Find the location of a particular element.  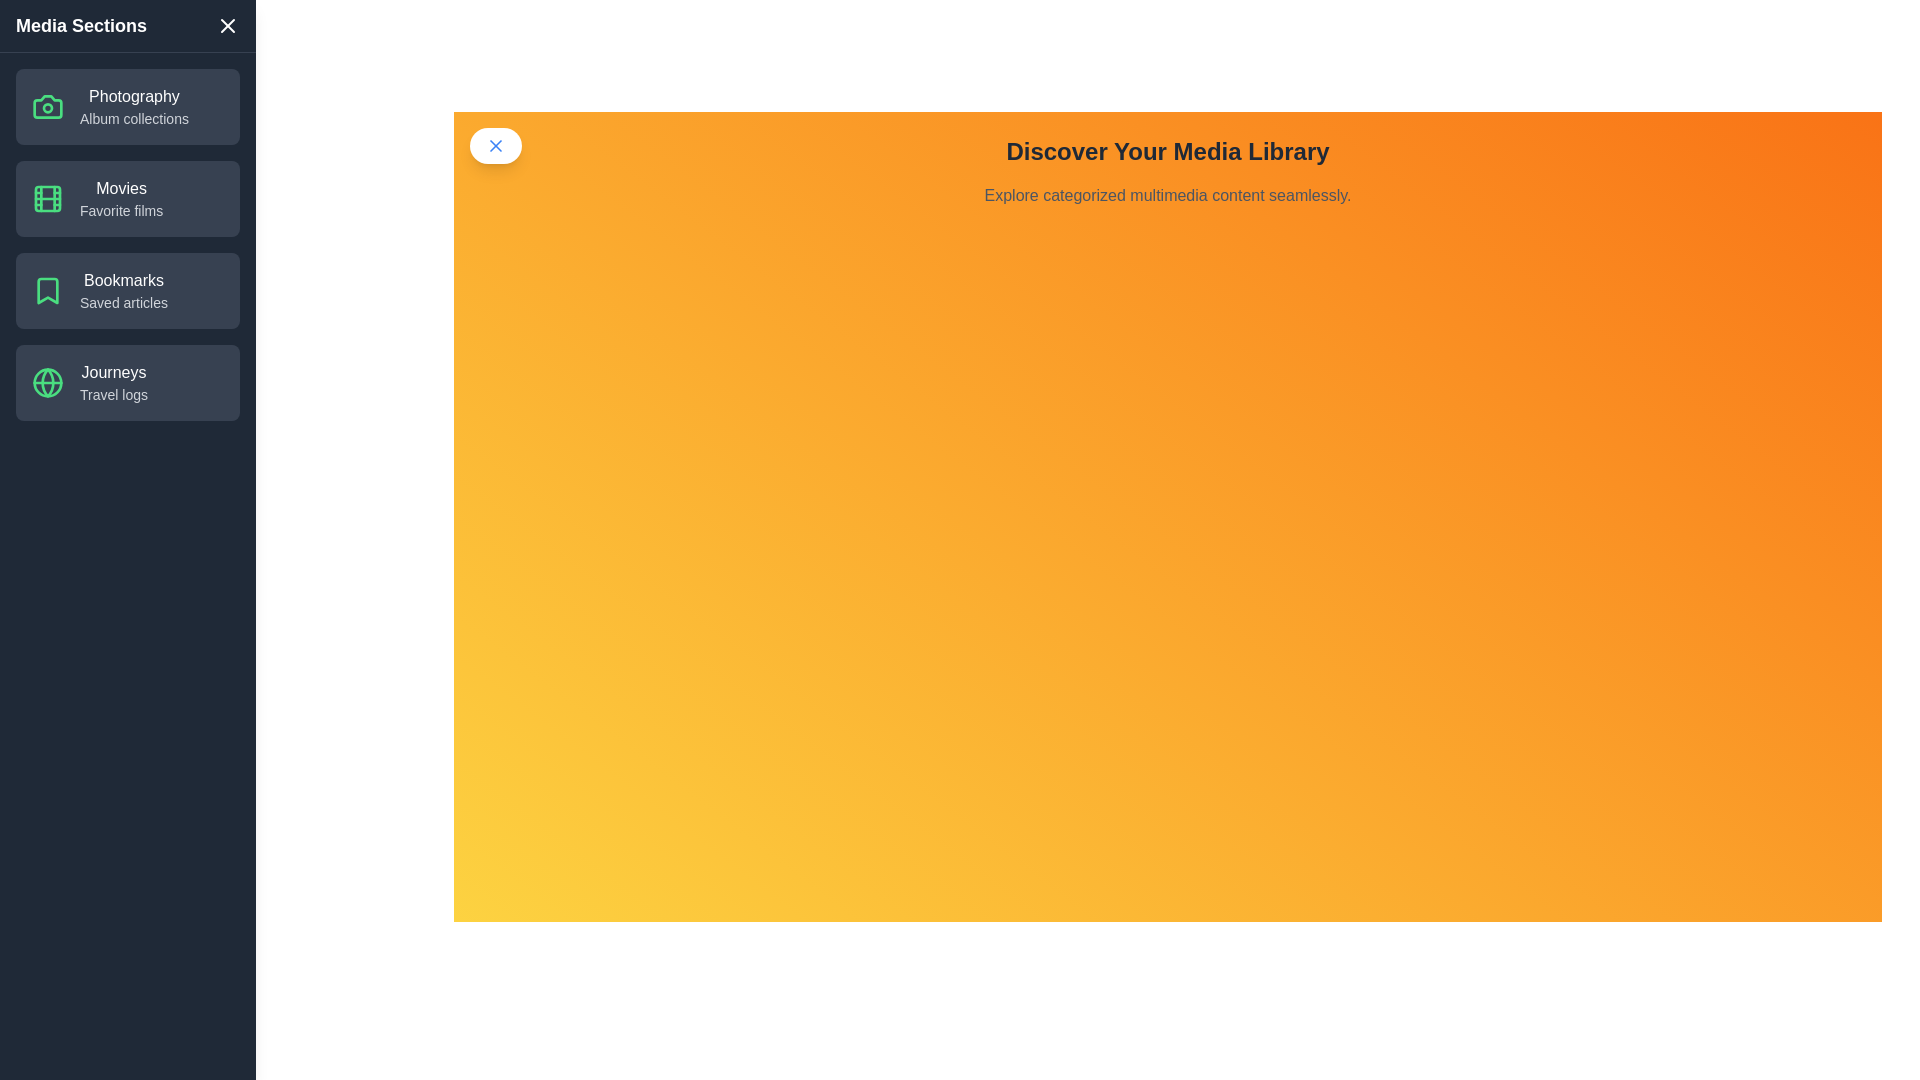

the close button at the top-left corner of the drawer is located at coordinates (227, 26).